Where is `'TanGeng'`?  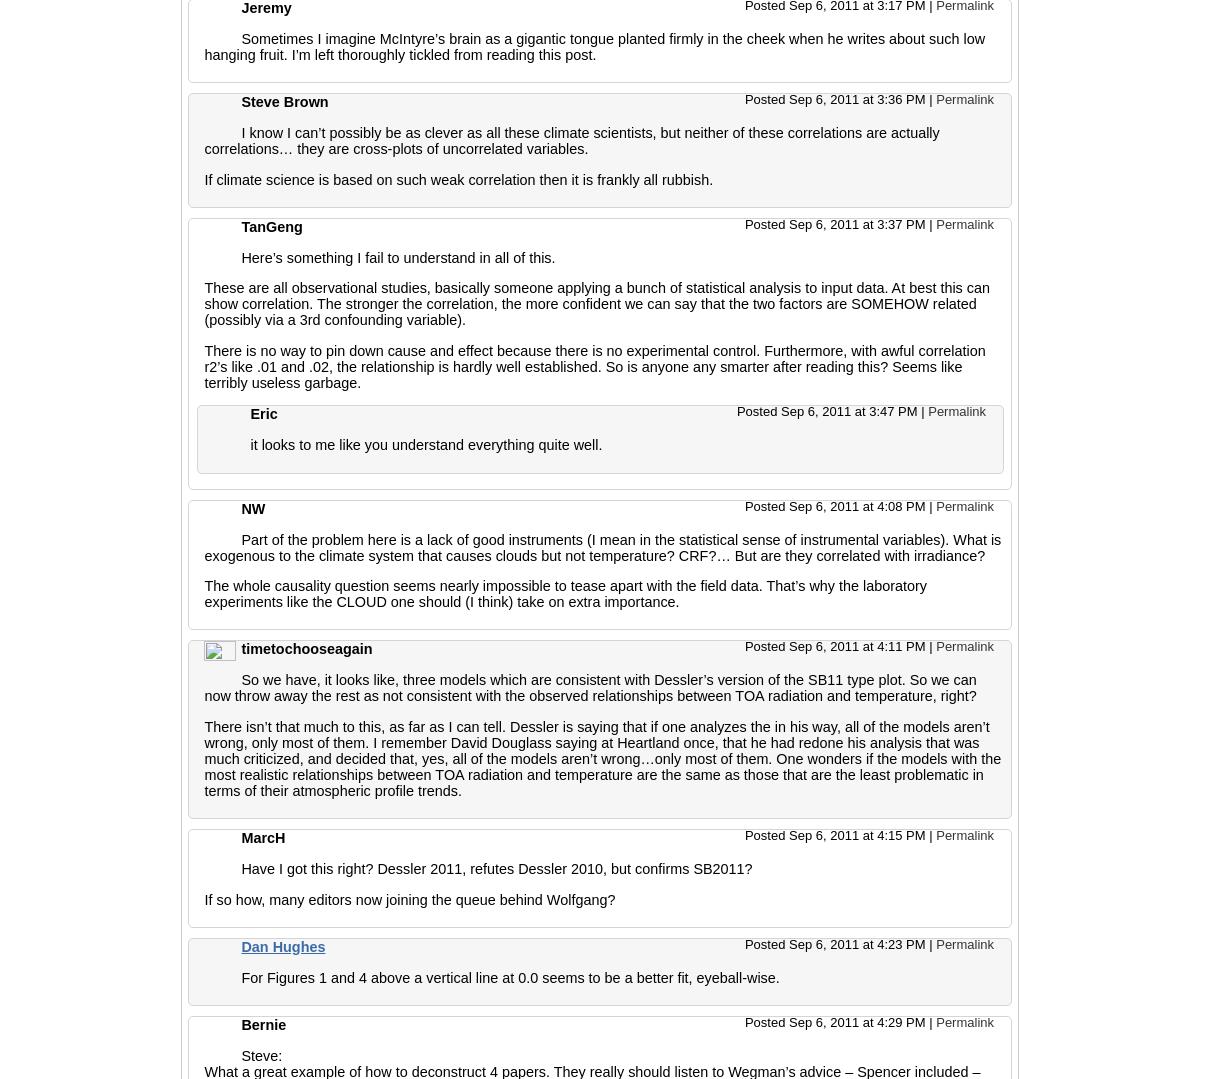 'TanGeng' is located at coordinates (271, 226).